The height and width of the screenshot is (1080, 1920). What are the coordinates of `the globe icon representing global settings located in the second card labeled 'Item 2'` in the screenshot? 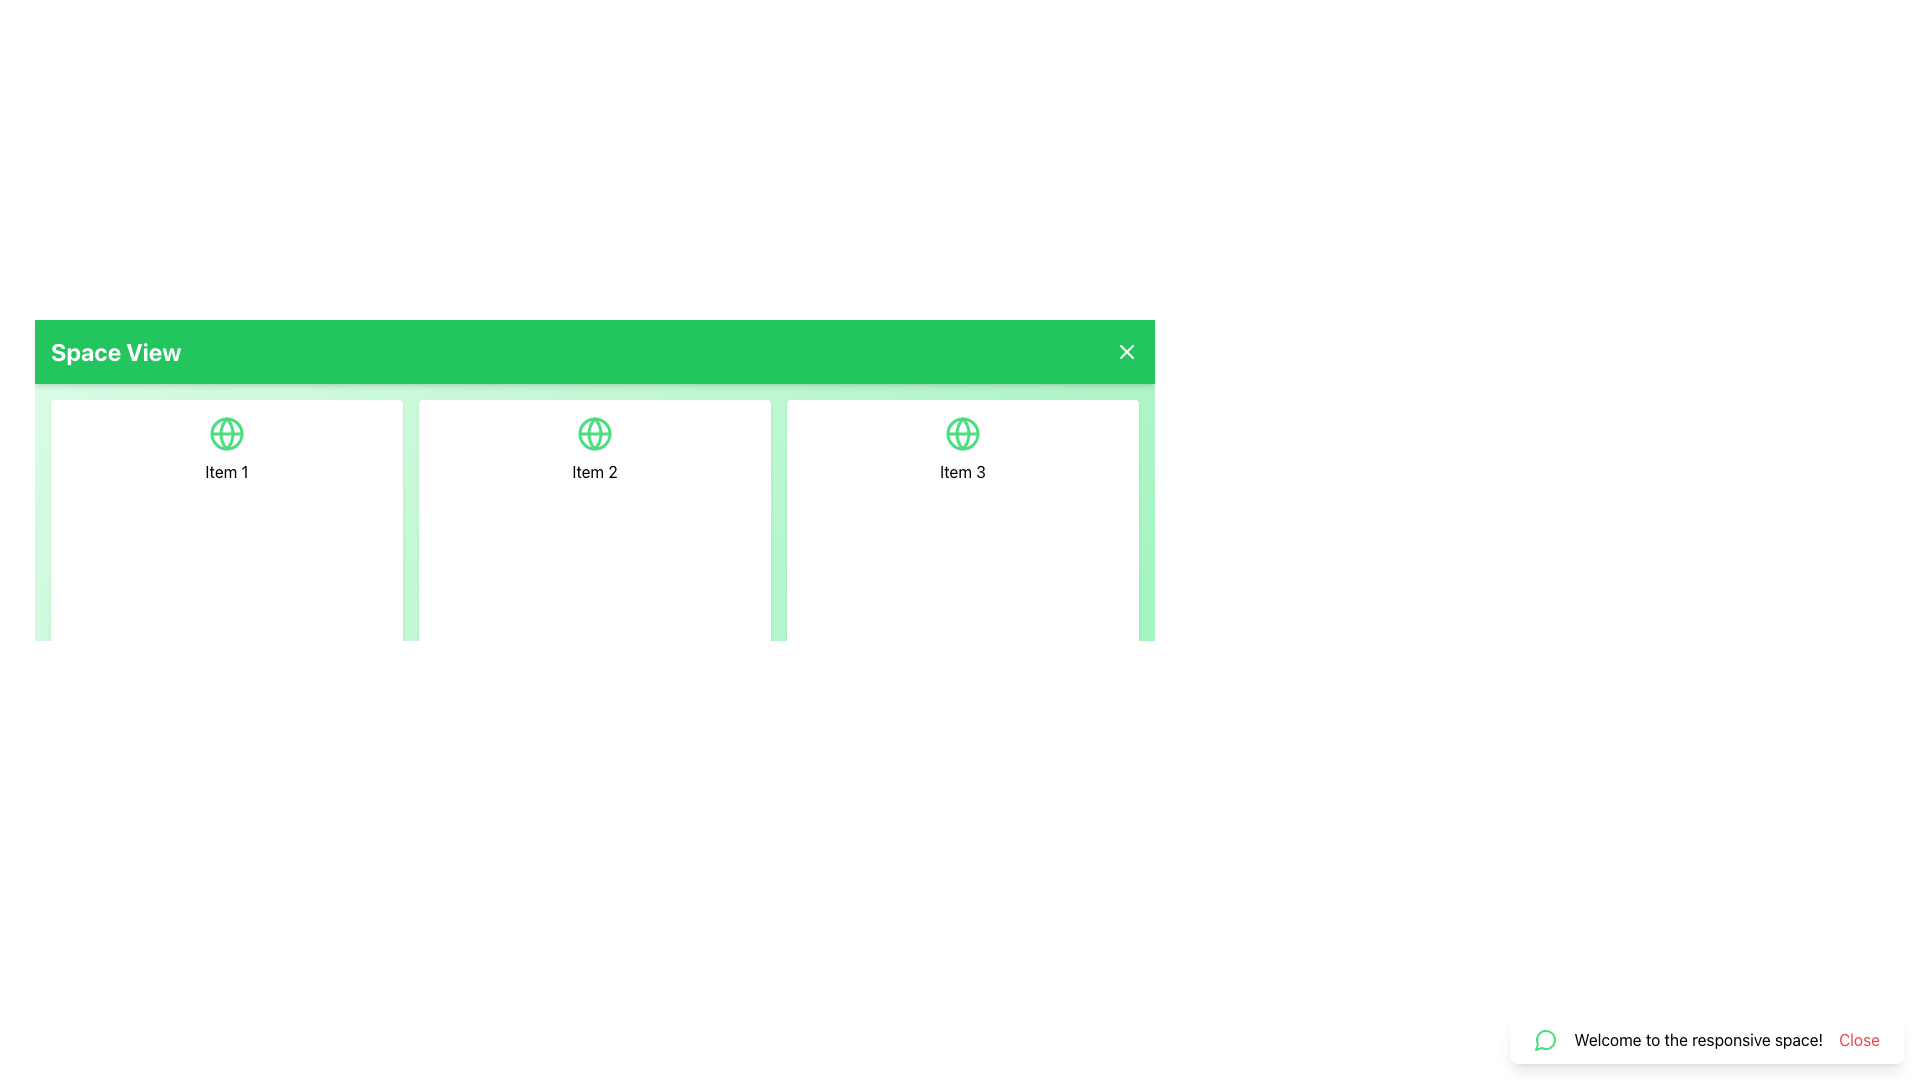 It's located at (594, 433).